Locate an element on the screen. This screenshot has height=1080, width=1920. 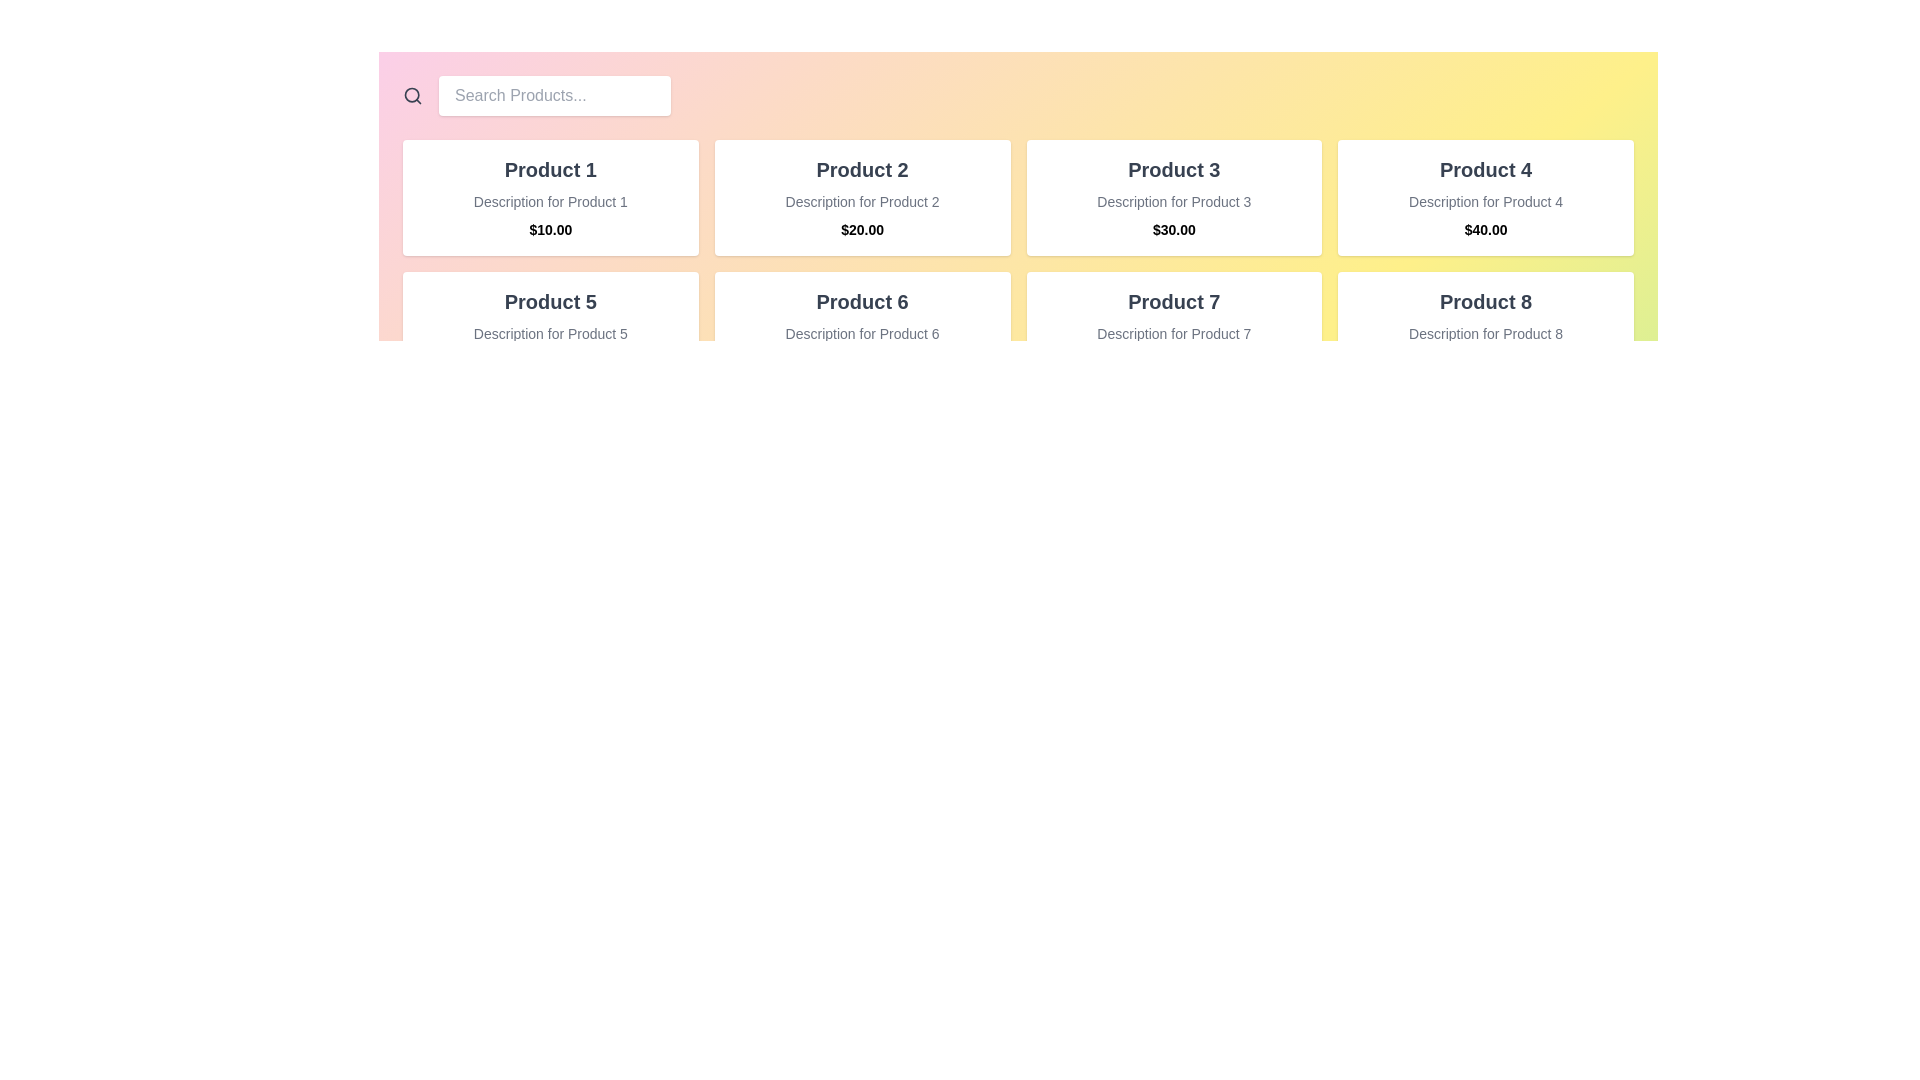
the Text label providing a brief description of 'Product 6', which is positioned between the title 'Product 6' and the price '$60.00' is located at coordinates (862, 333).